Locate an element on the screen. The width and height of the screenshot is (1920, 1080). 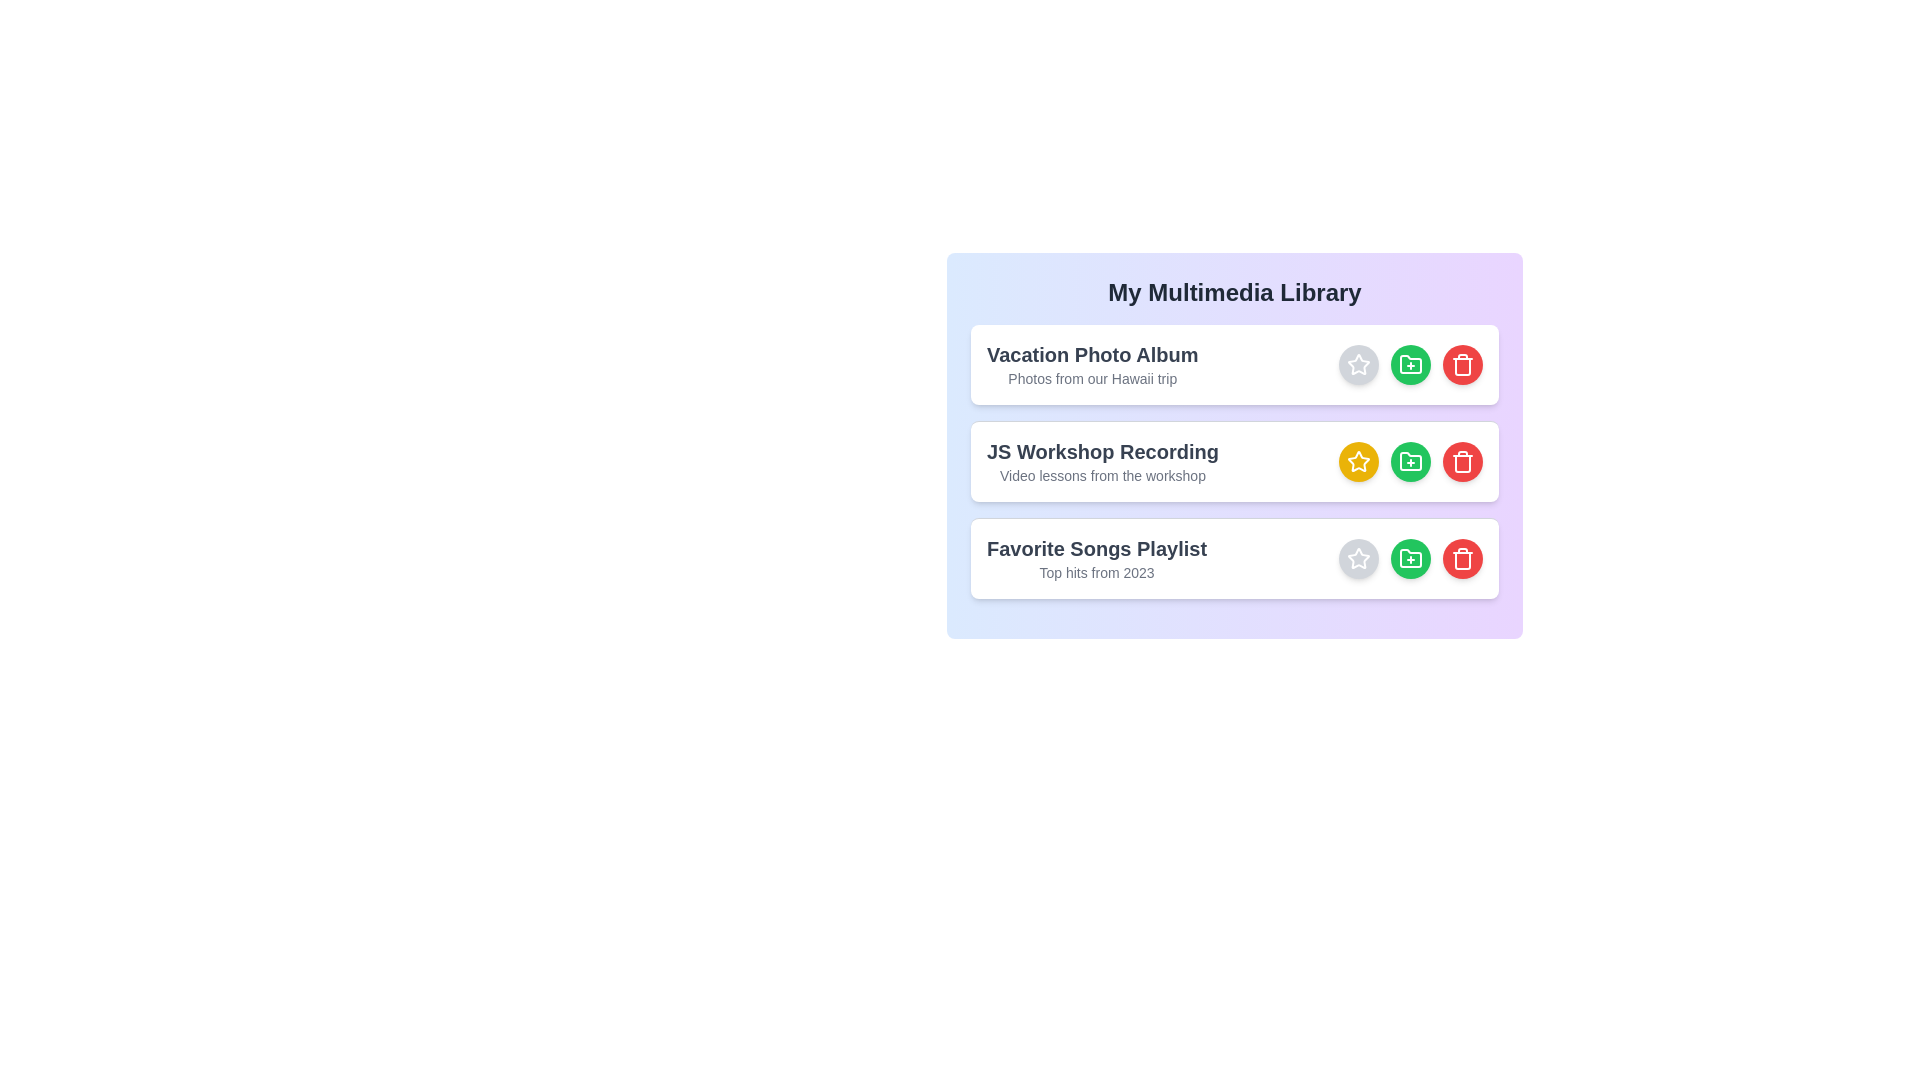
the yellow star-shaped icon located to the left of the green 'Add' icon, in the second entry of a vertical list, to mark as favorite is located at coordinates (1358, 462).